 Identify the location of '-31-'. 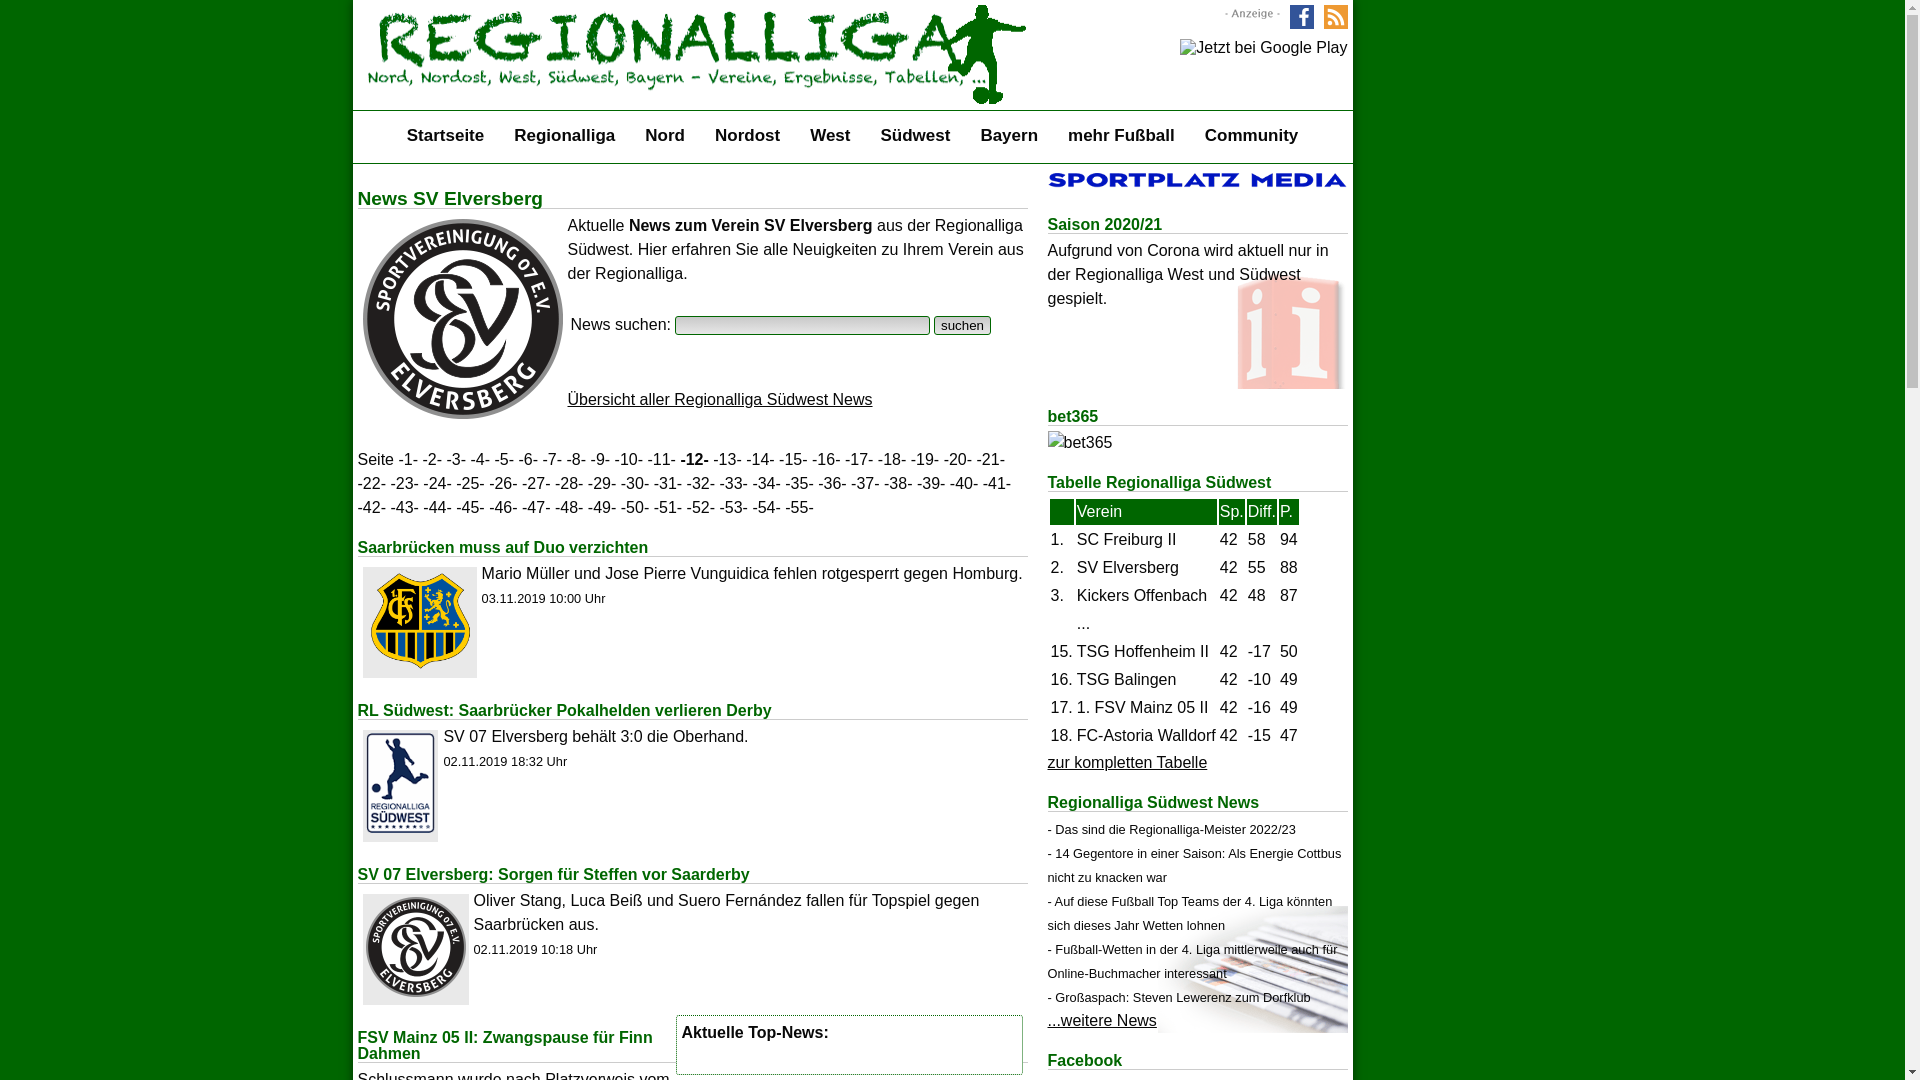
(667, 483).